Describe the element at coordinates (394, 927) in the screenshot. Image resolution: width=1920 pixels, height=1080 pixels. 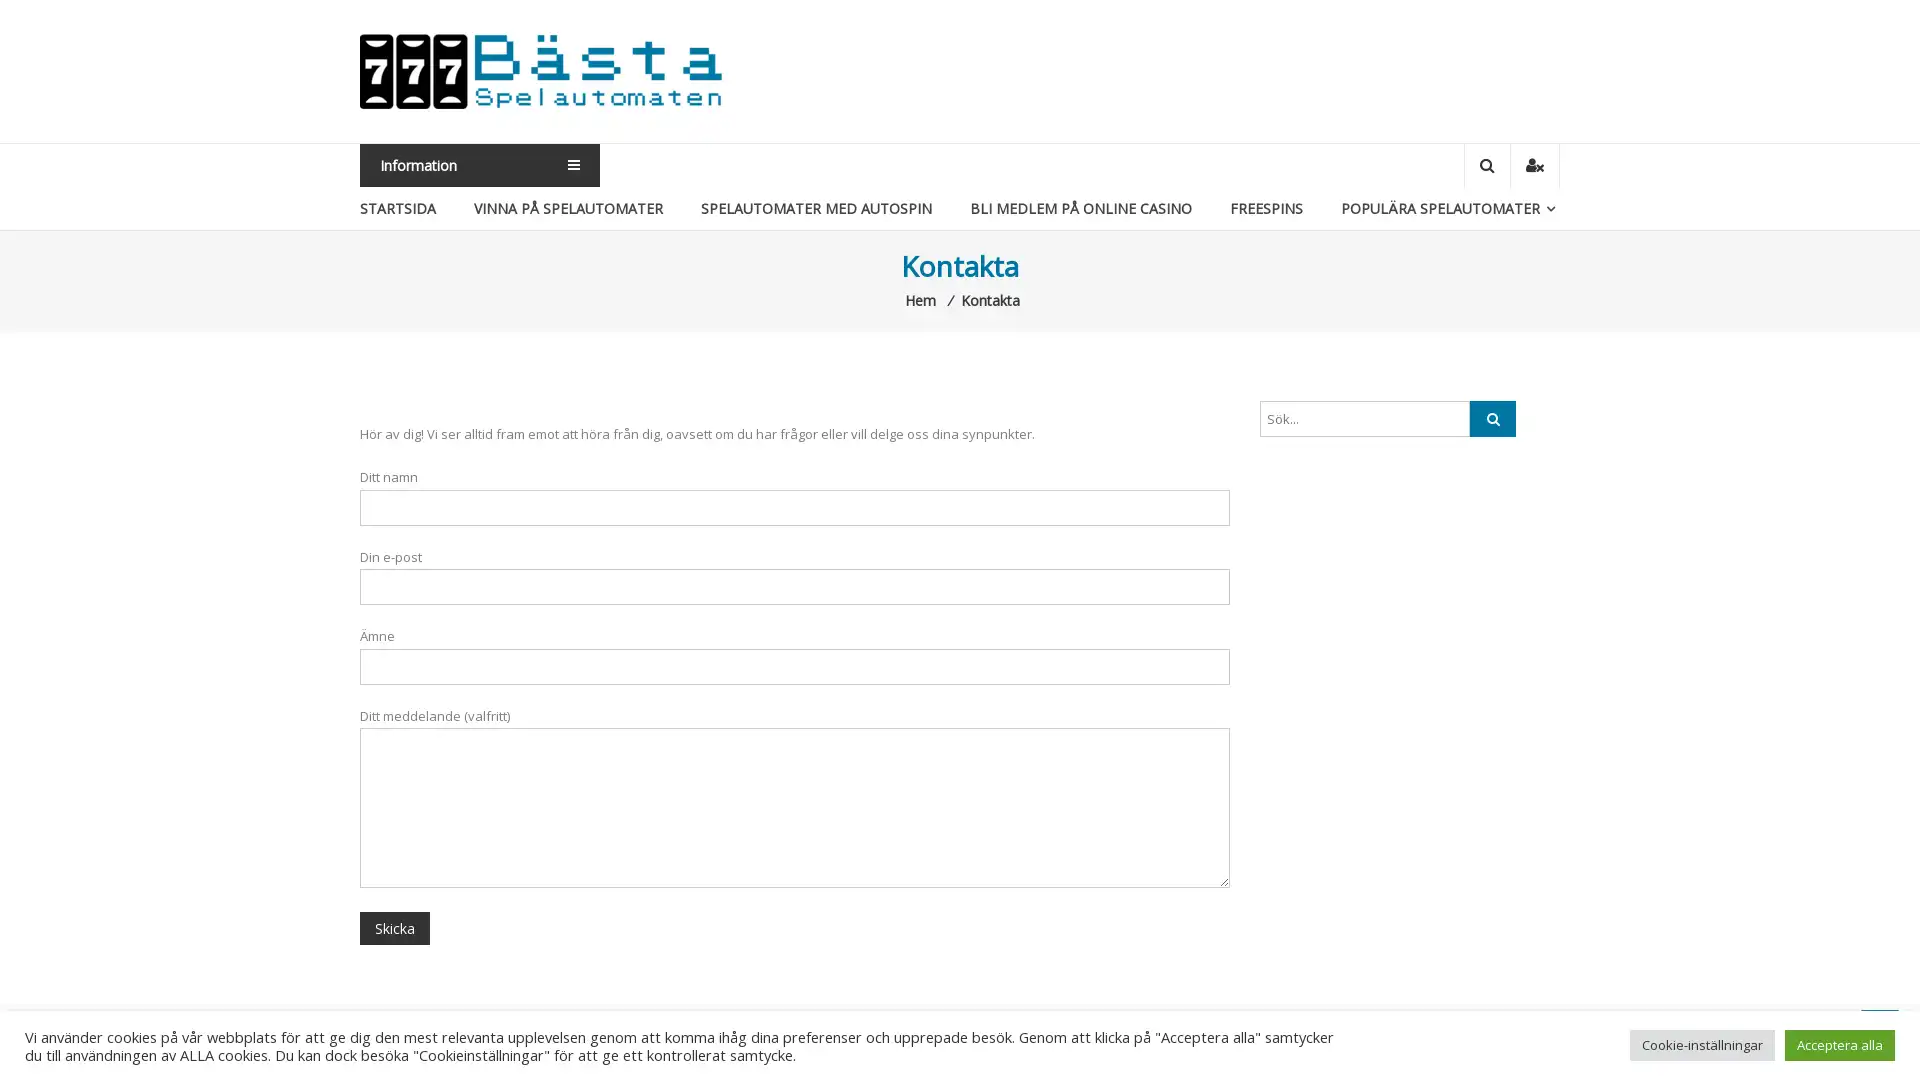
I see `Skicka` at that location.